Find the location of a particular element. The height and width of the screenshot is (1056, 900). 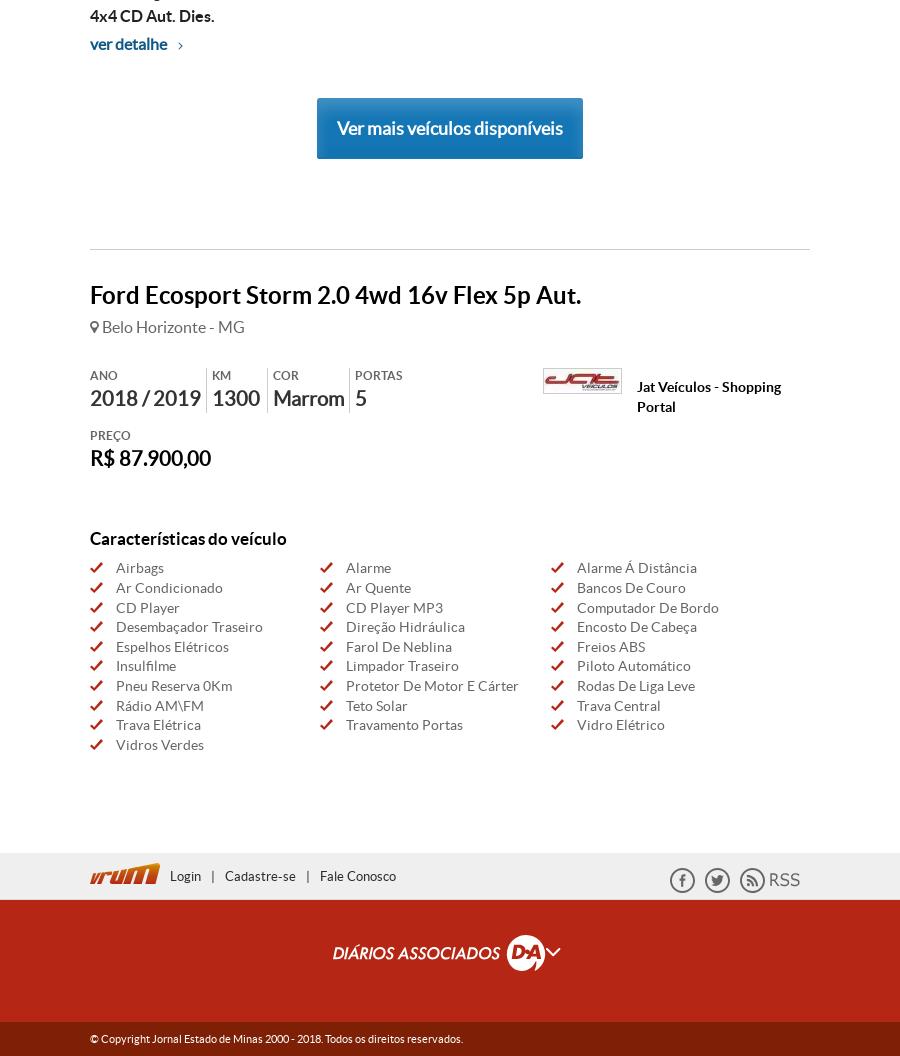

'Ford Ecosport Storm 2.0 4wd 16v Flex 5p Aut.' is located at coordinates (334, 294).